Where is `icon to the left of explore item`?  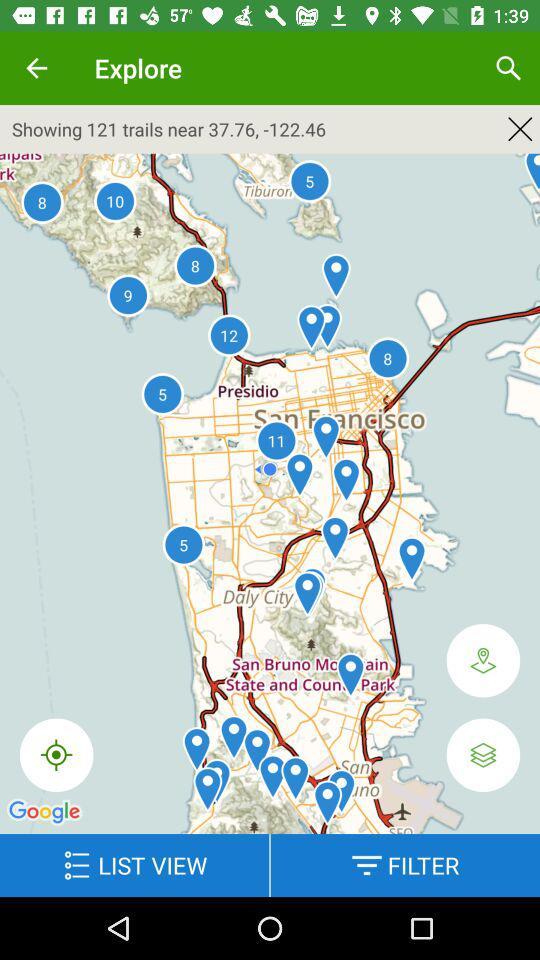
icon to the left of explore item is located at coordinates (36, 68).